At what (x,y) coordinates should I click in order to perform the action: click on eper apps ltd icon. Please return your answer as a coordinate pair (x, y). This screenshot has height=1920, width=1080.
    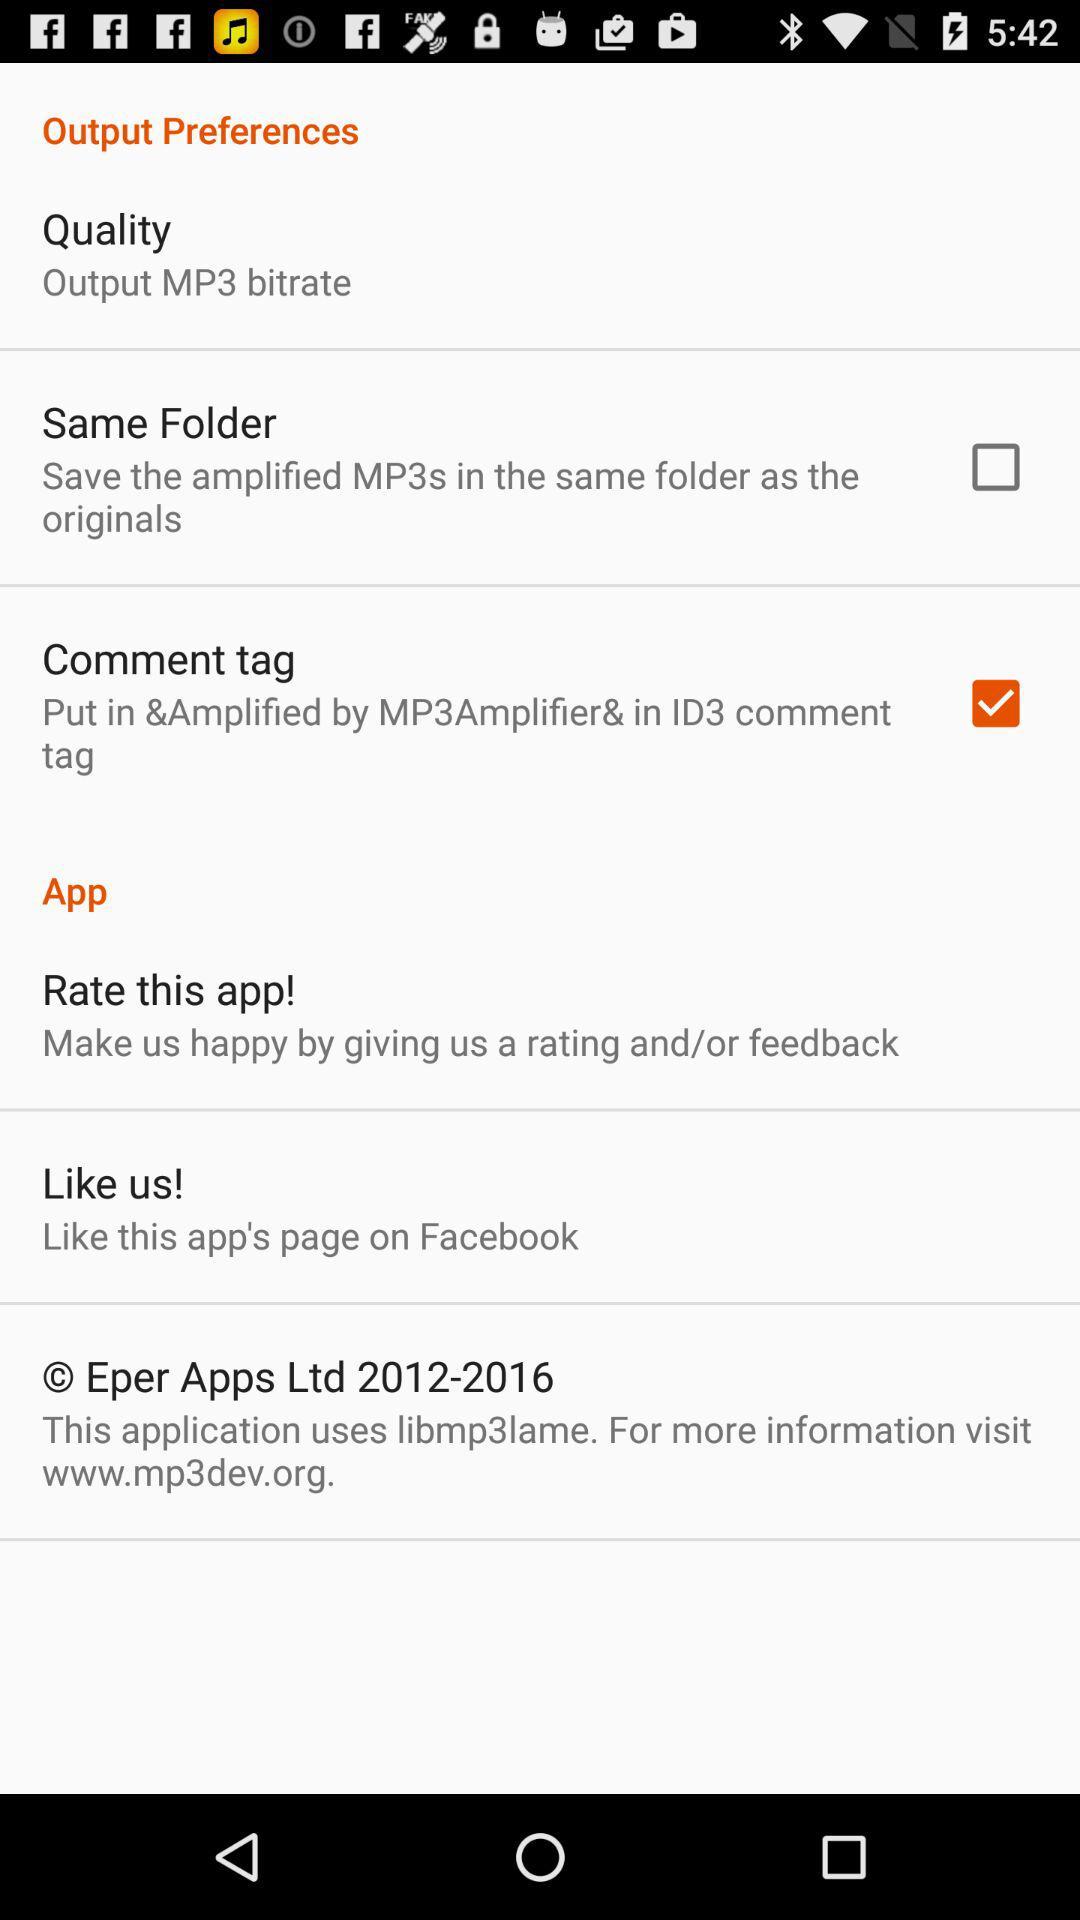
    Looking at the image, I should click on (298, 1374).